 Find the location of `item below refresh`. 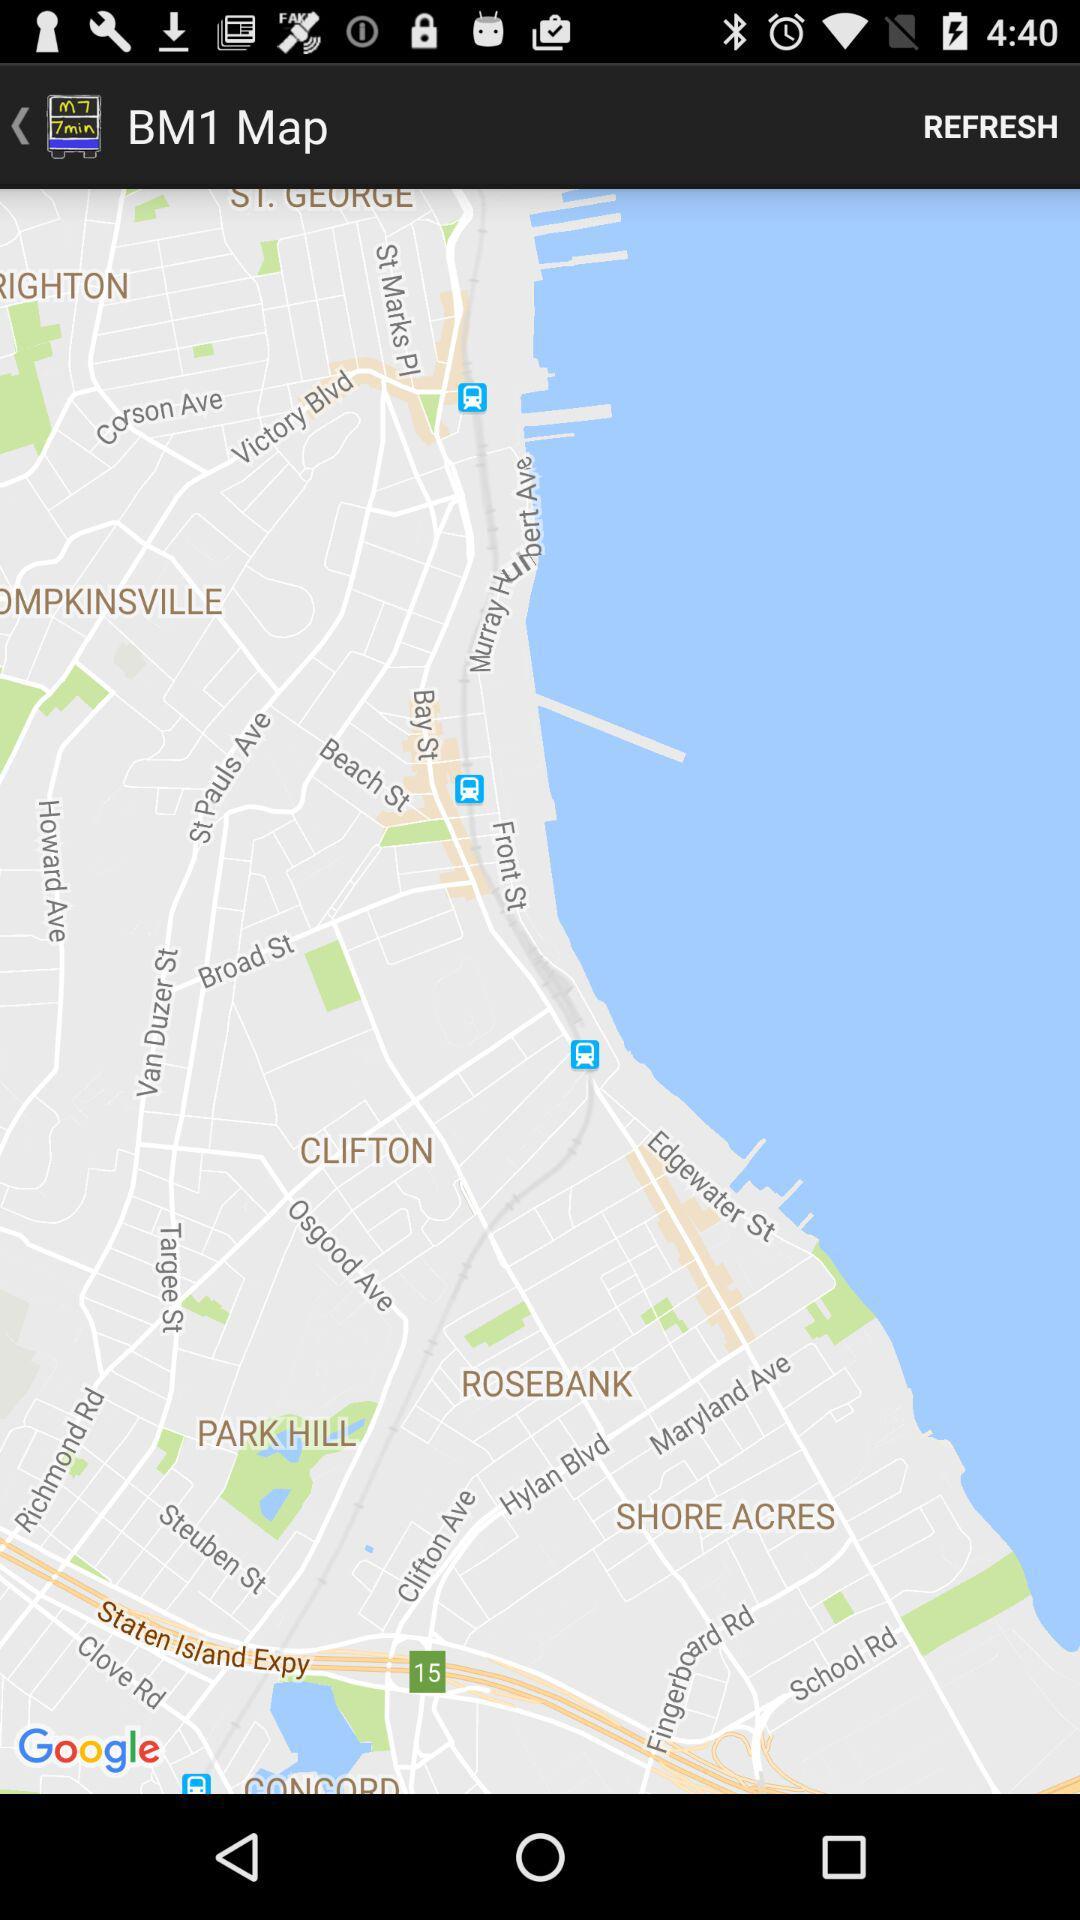

item below refresh is located at coordinates (540, 991).